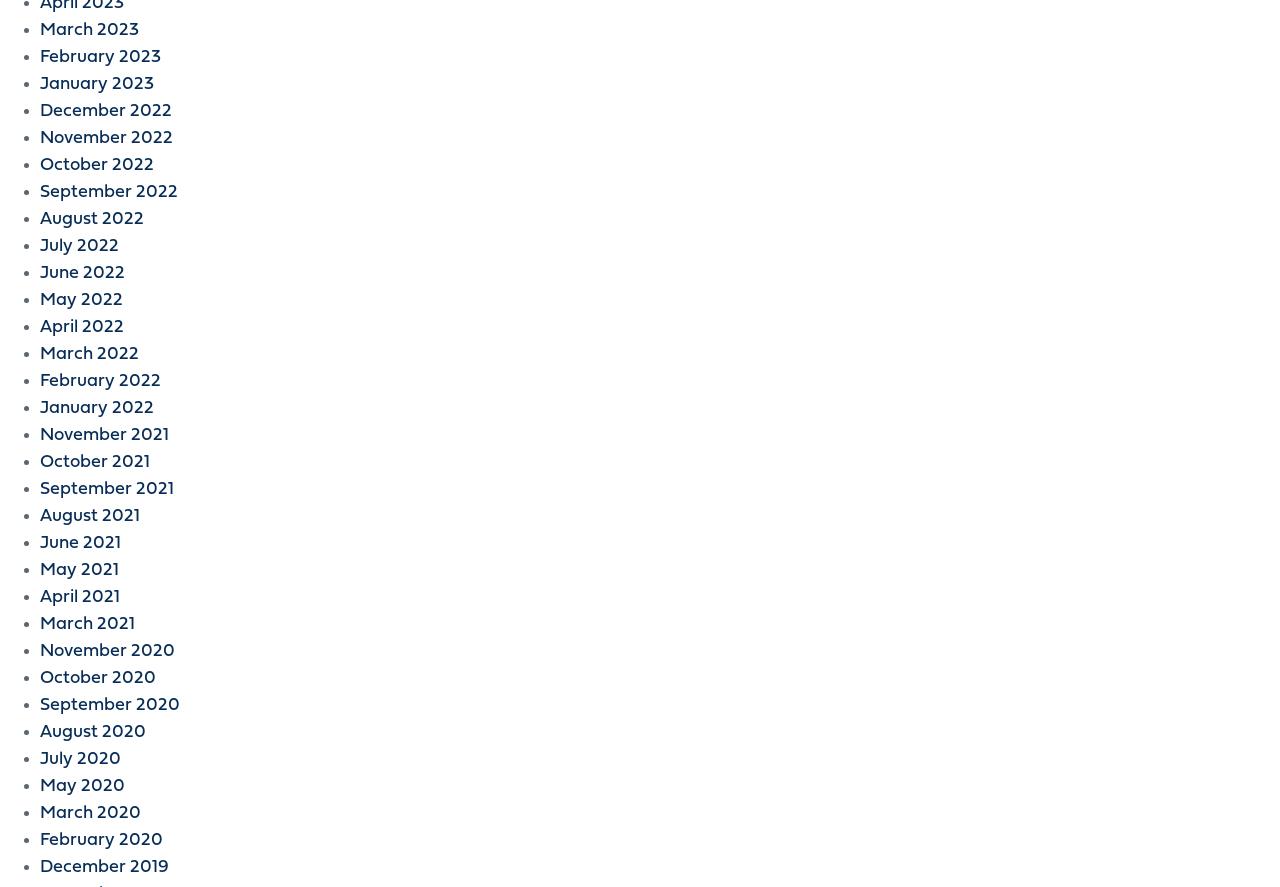  I want to click on 'April 2021', so click(39, 597).